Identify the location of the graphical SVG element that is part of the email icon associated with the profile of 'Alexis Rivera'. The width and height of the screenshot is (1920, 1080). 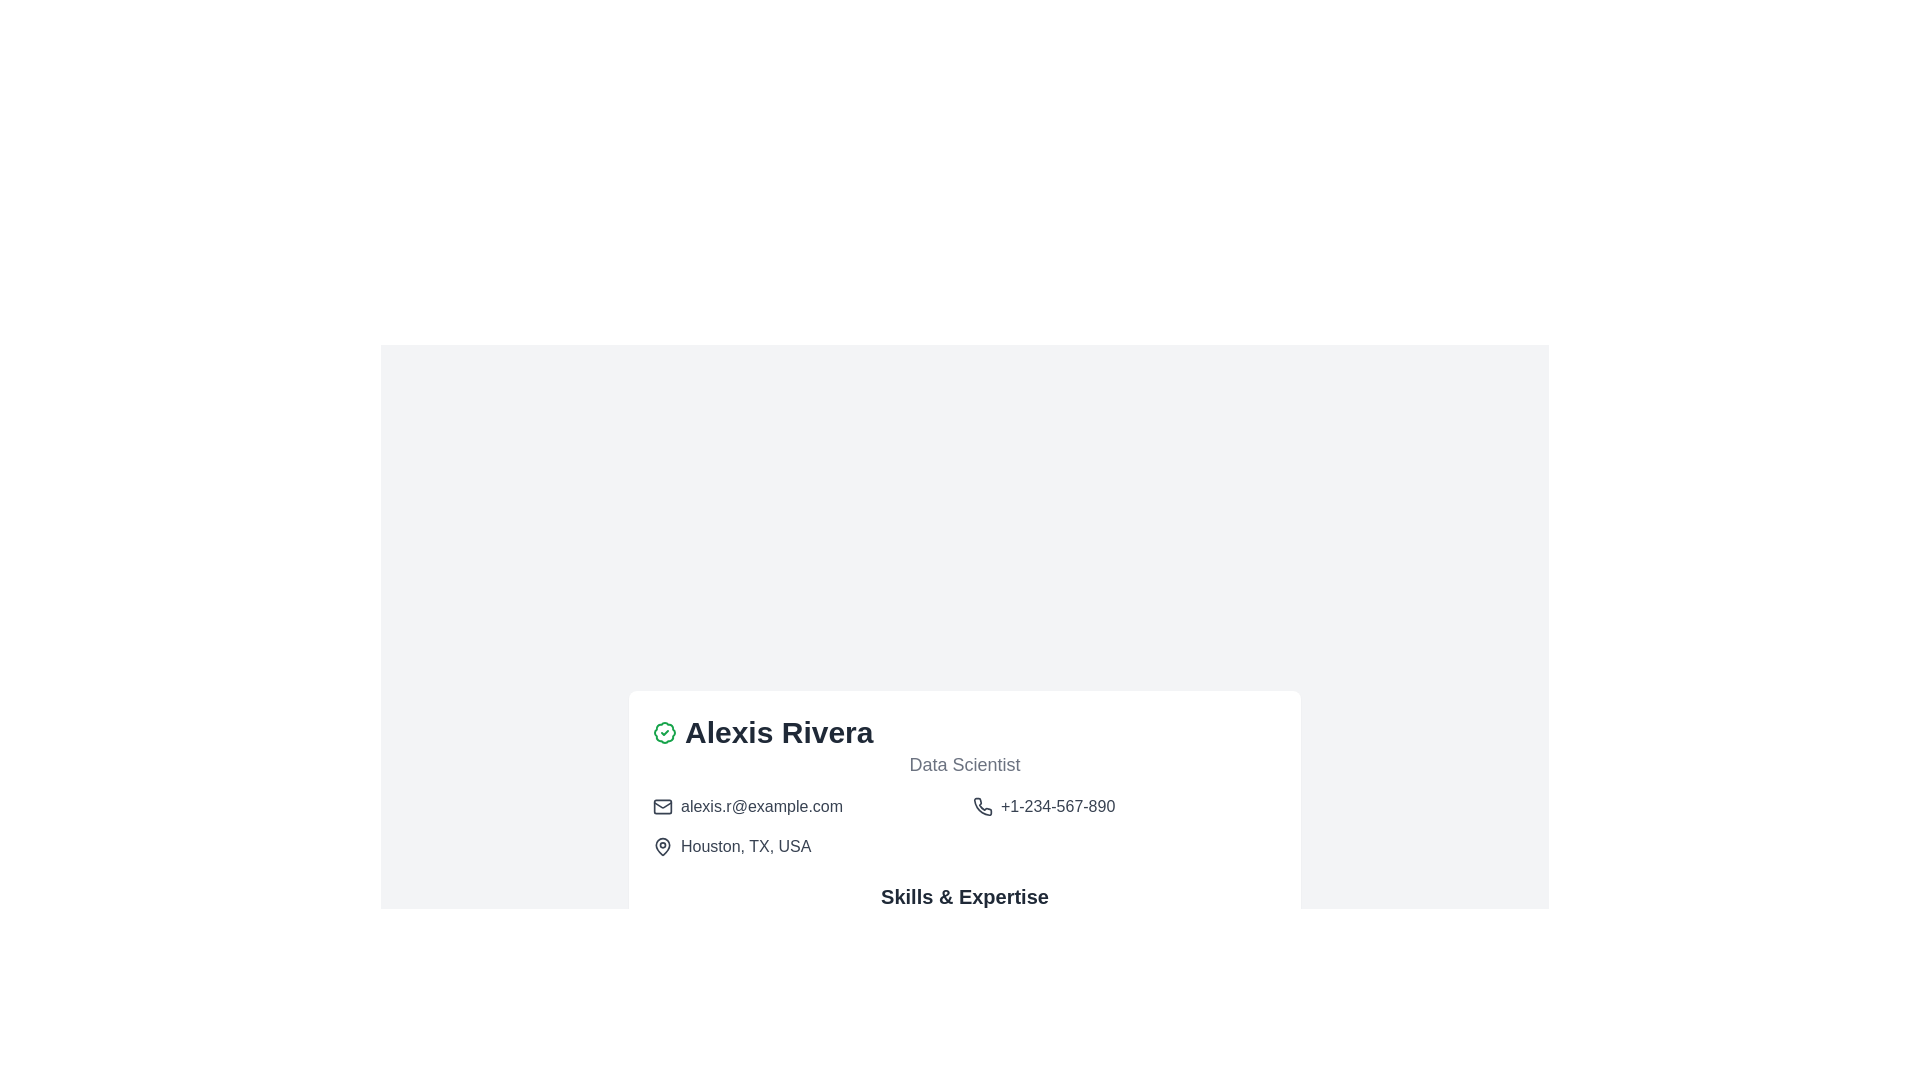
(662, 805).